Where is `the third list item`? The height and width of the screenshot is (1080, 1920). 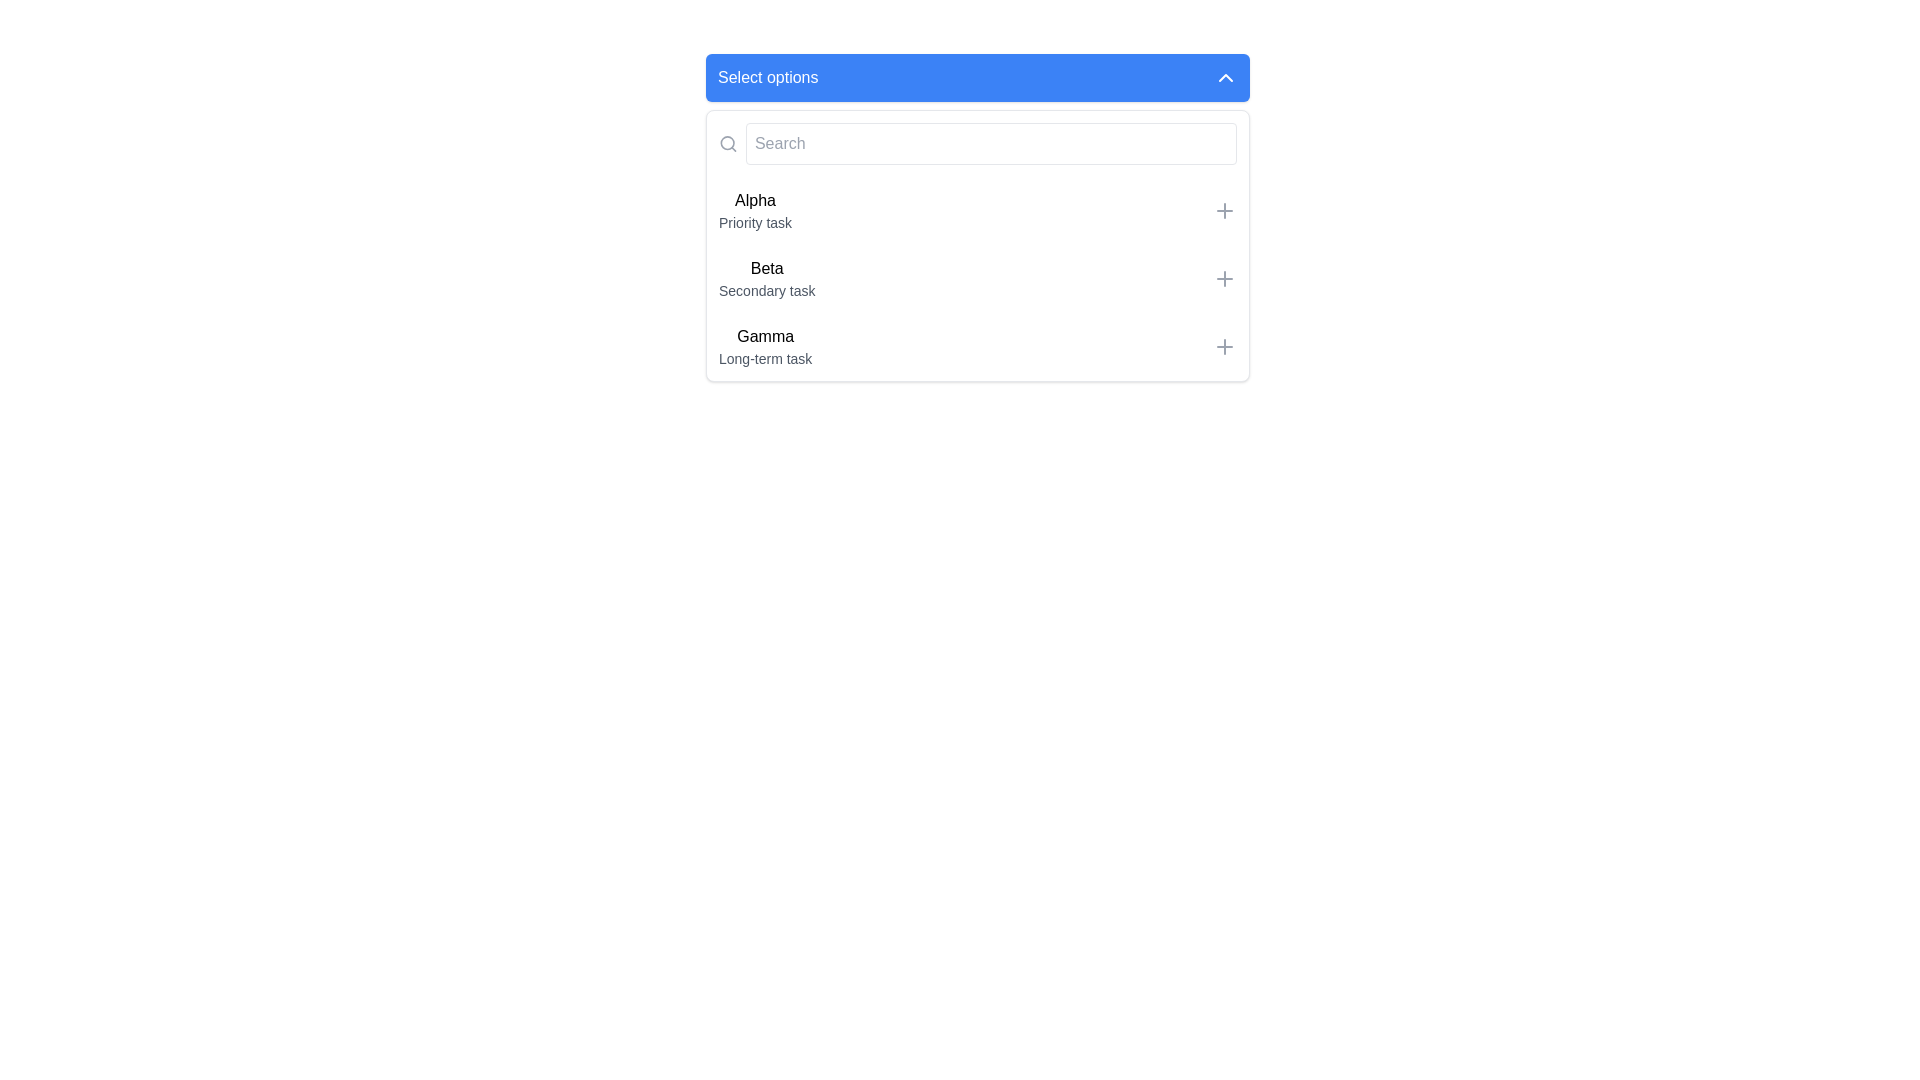 the third list item is located at coordinates (764, 346).